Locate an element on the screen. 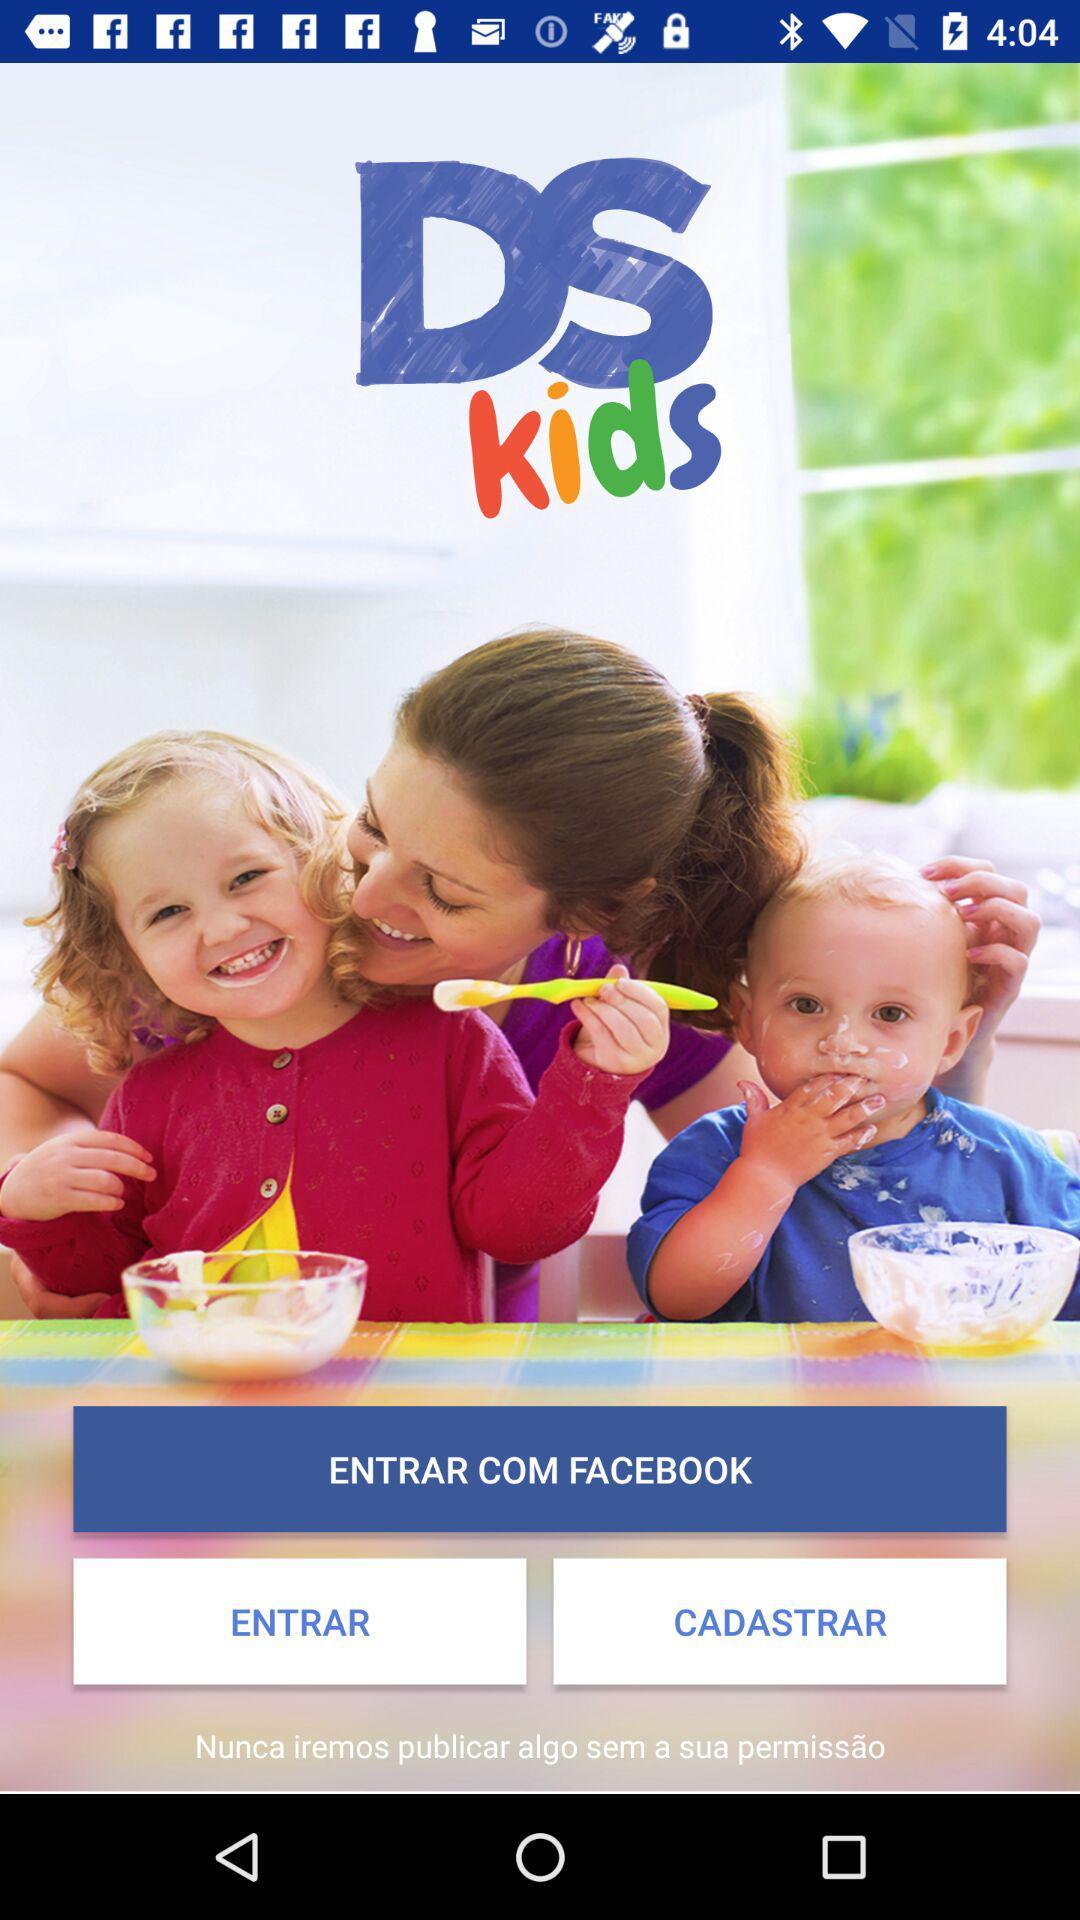 The image size is (1080, 1920). the cadastrar item is located at coordinates (778, 1621).